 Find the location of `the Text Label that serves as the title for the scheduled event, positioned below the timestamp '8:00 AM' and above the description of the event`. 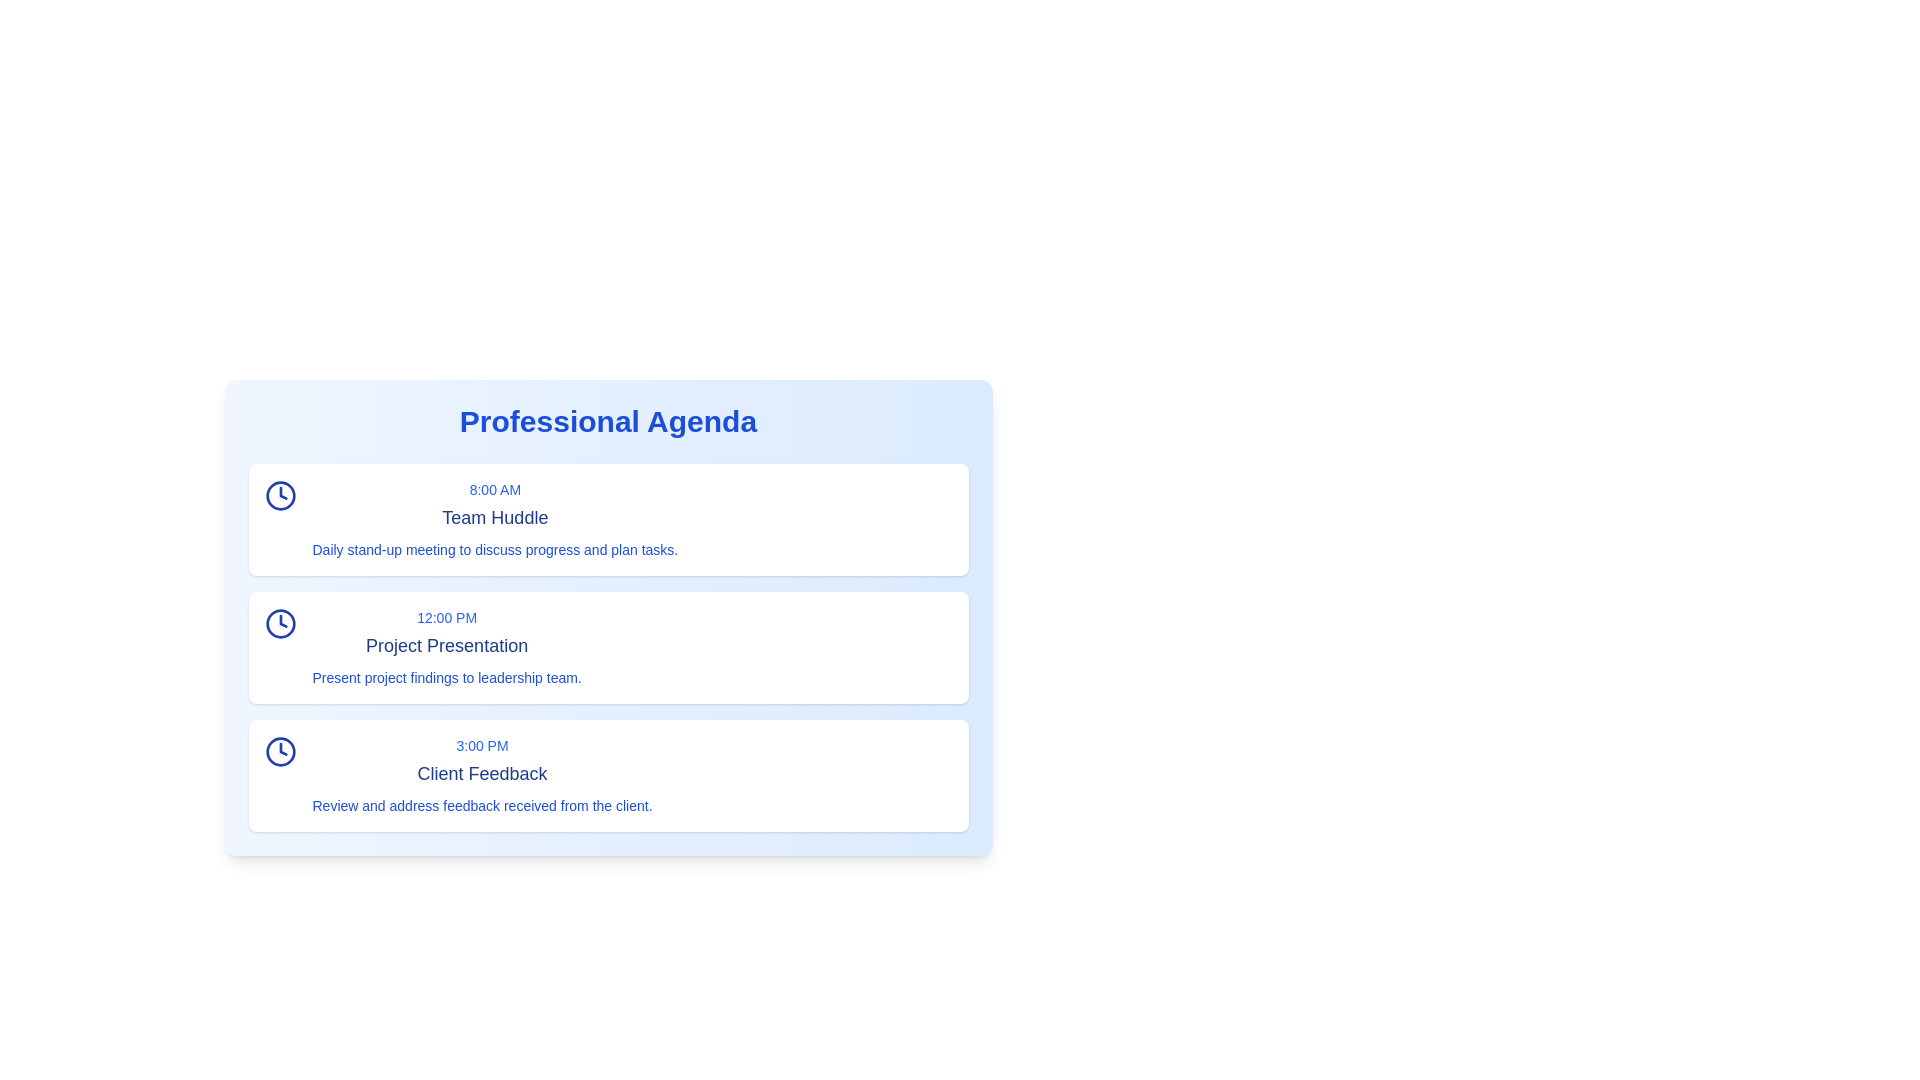

the Text Label that serves as the title for the scheduled event, positioned below the timestamp '8:00 AM' and above the description of the event is located at coordinates (495, 516).